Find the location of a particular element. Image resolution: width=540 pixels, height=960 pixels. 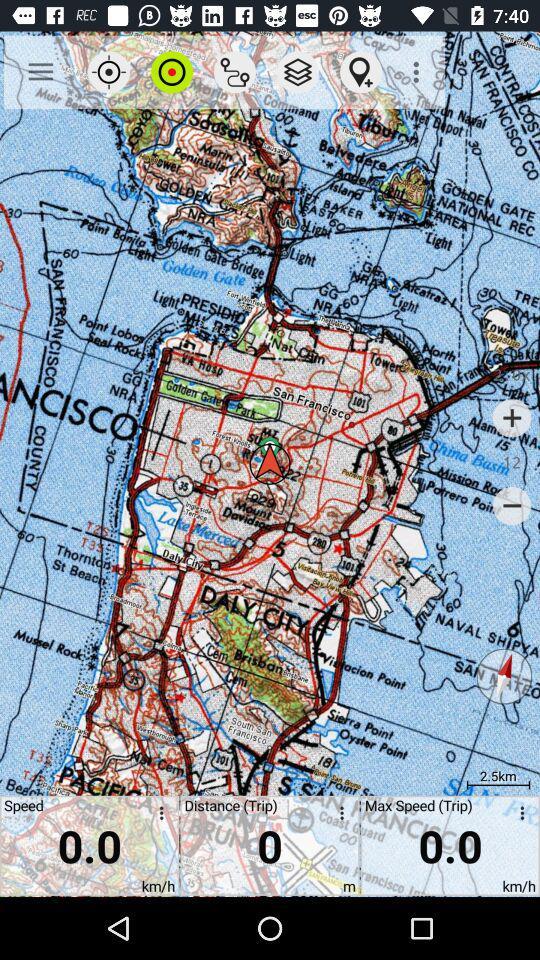

the icon below 12 item is located at coordinates (512, 505).